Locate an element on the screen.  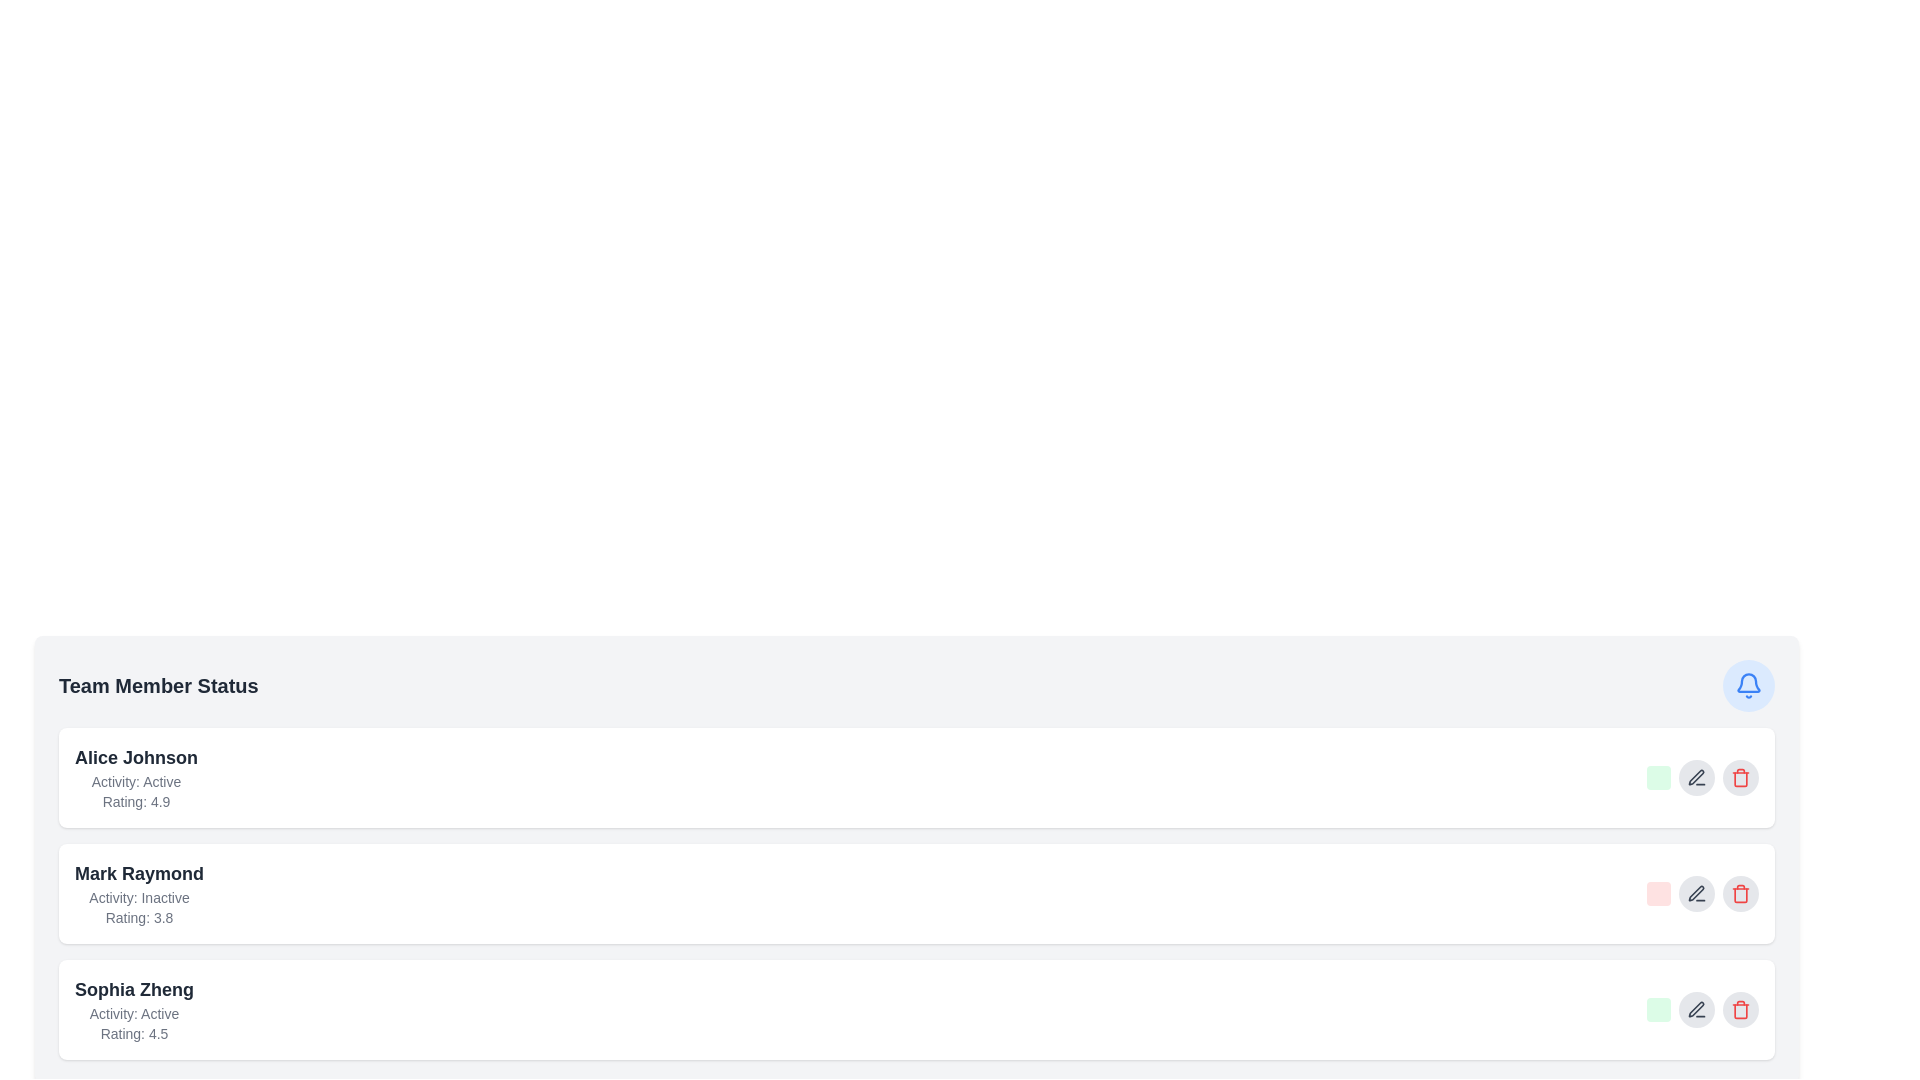
the edit button with a pen icon located in the 'Team Member Status' panel, specifically for 'Mark Raymond' under the 'Inactive' status is located at coordinates (1696, 893).